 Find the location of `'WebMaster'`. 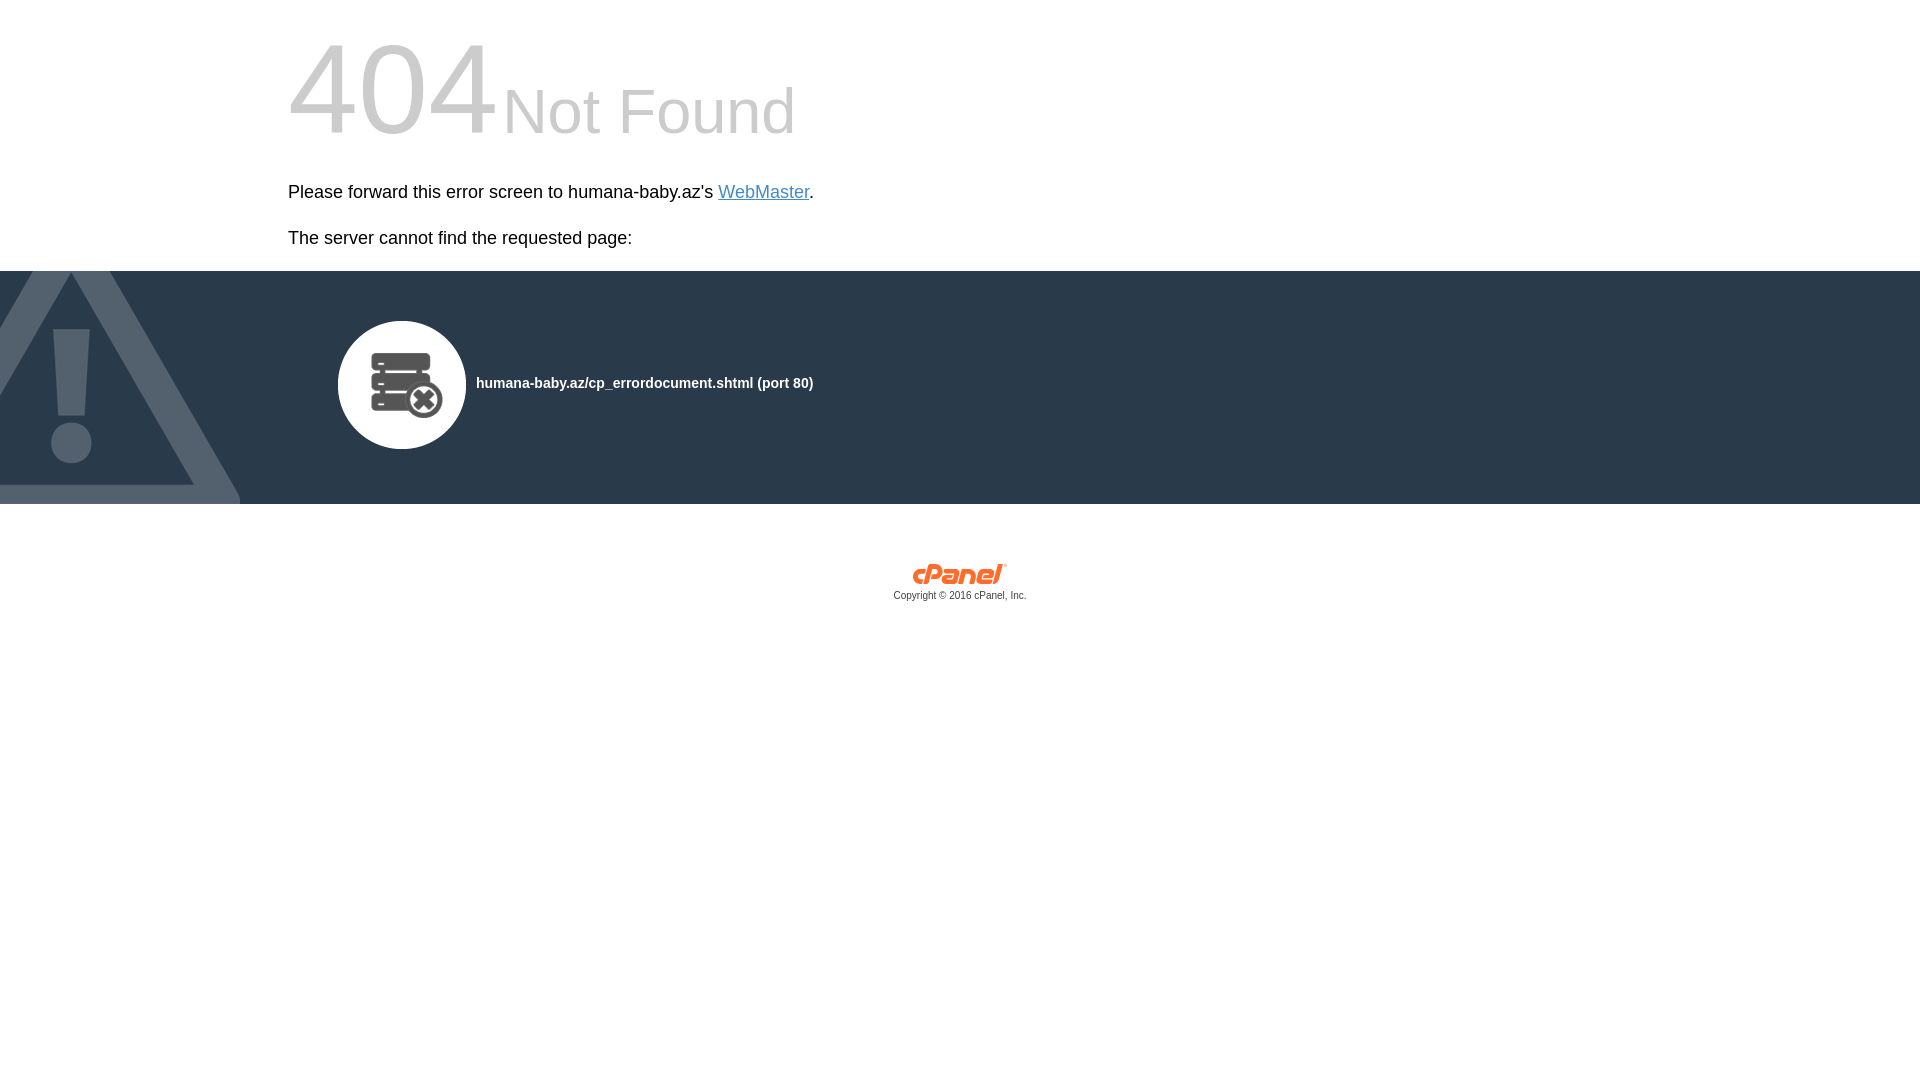

'WebMaster' is located at coordinates (762, 192).